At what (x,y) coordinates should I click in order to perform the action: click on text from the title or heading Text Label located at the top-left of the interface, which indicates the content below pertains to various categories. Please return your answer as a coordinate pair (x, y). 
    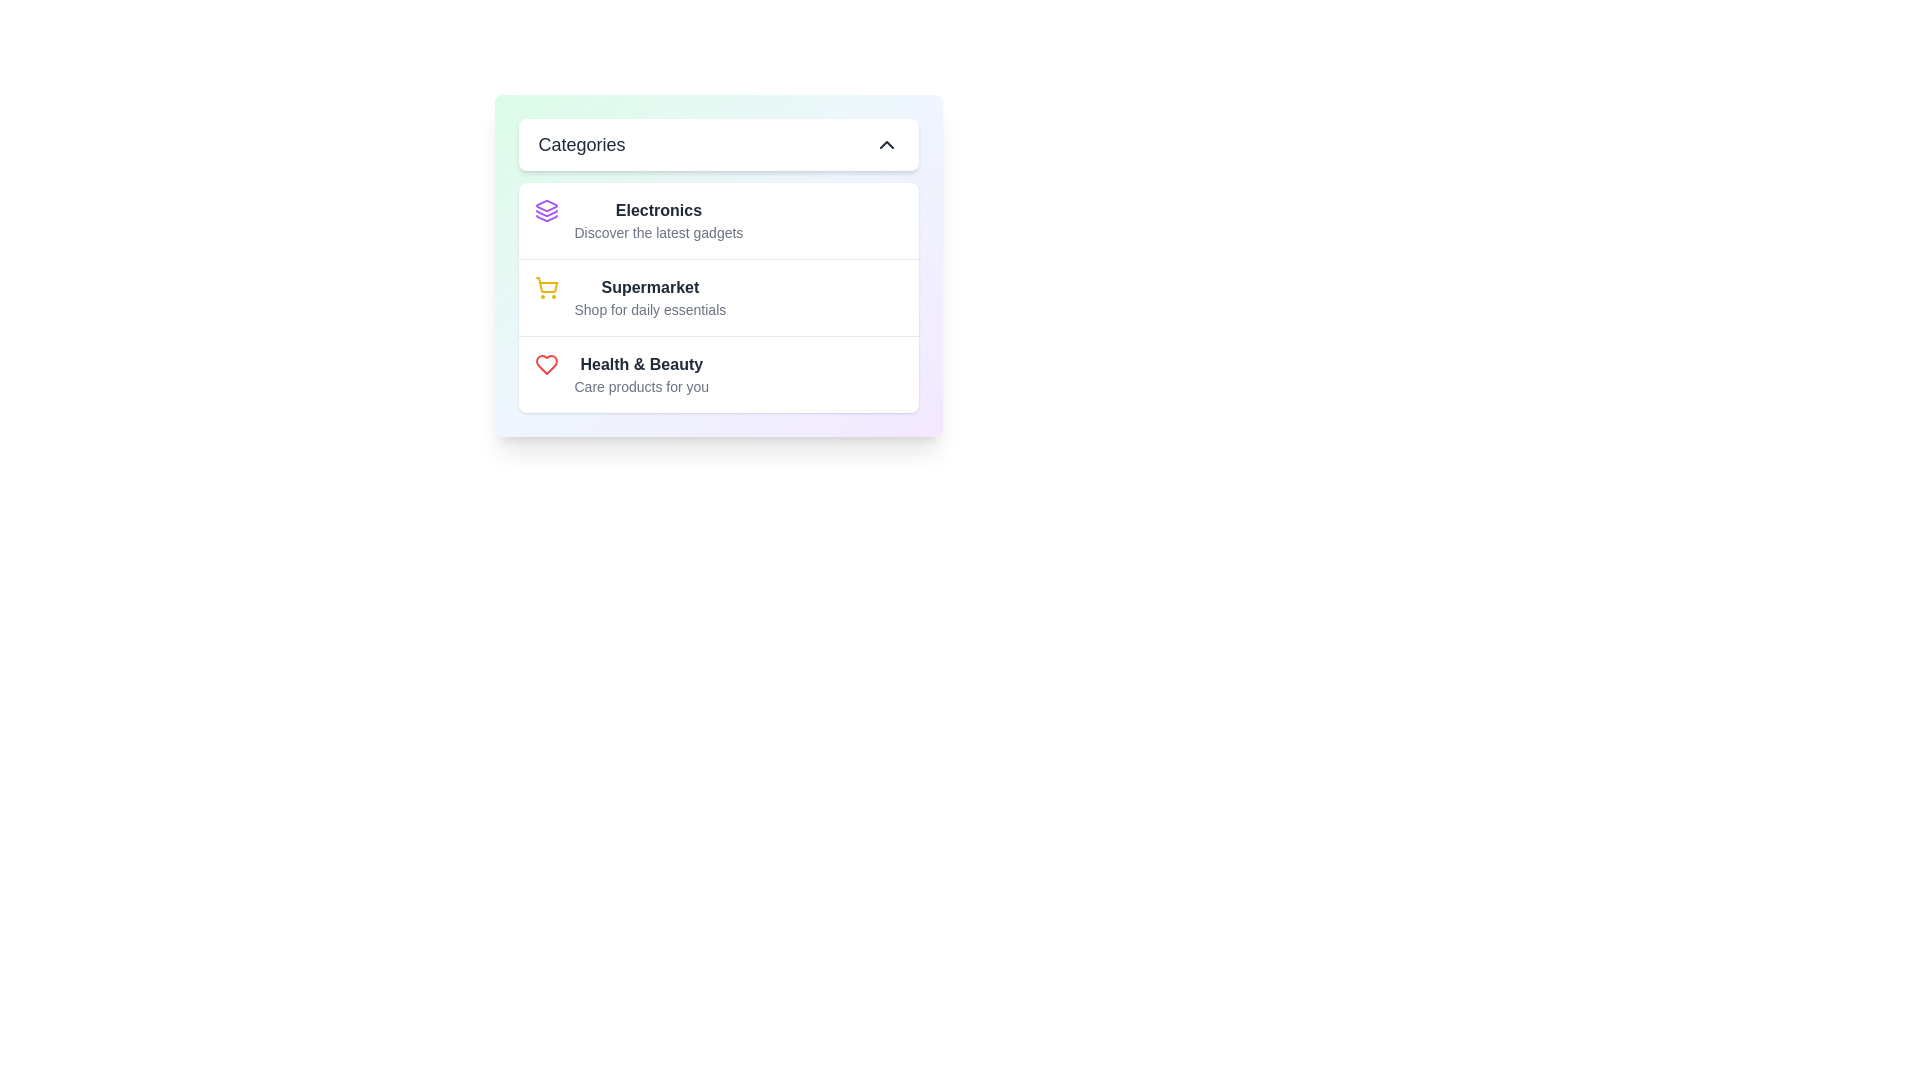
    Looking at the image, I should click on (580, 144).